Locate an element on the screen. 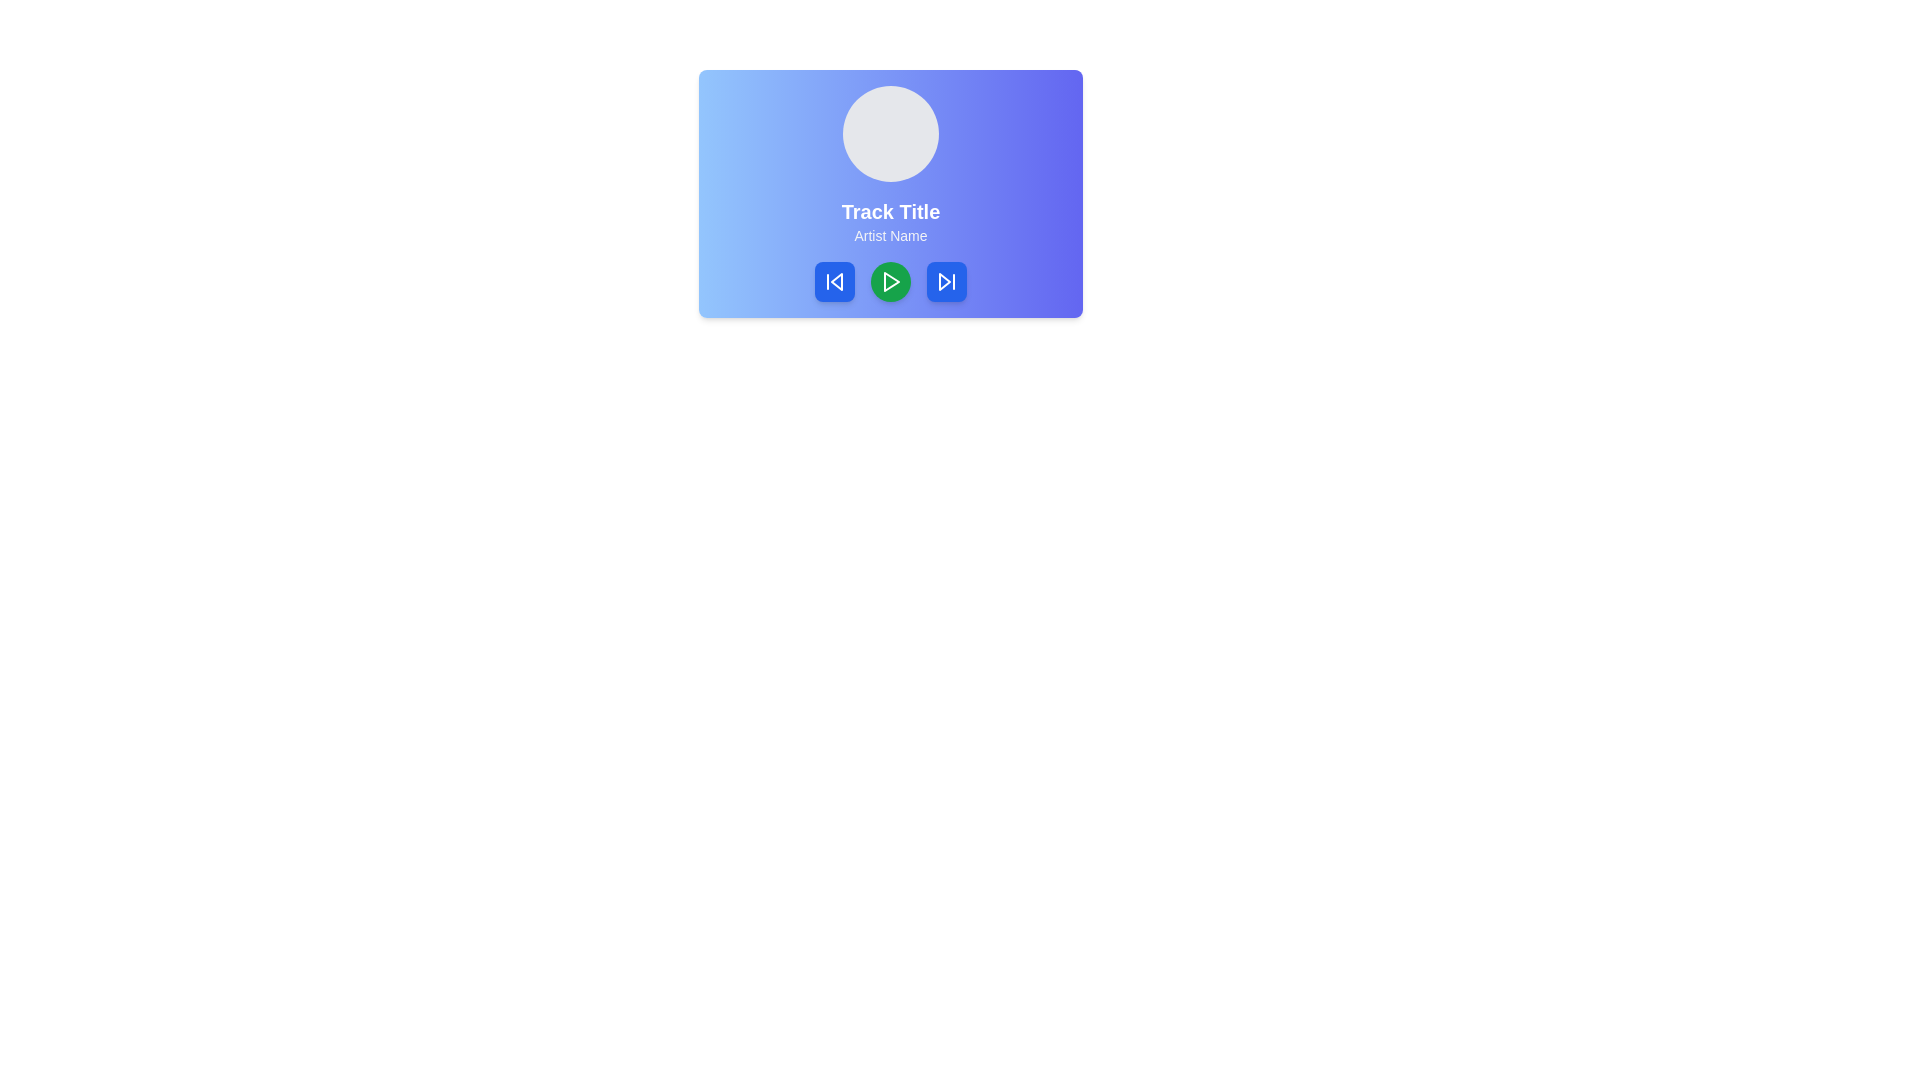 Image resolution: width=1920 pixels, height=1080 pixels. the 'Skip Forward' button icon located in the music player toolbar is located at coordinates (944, 281).